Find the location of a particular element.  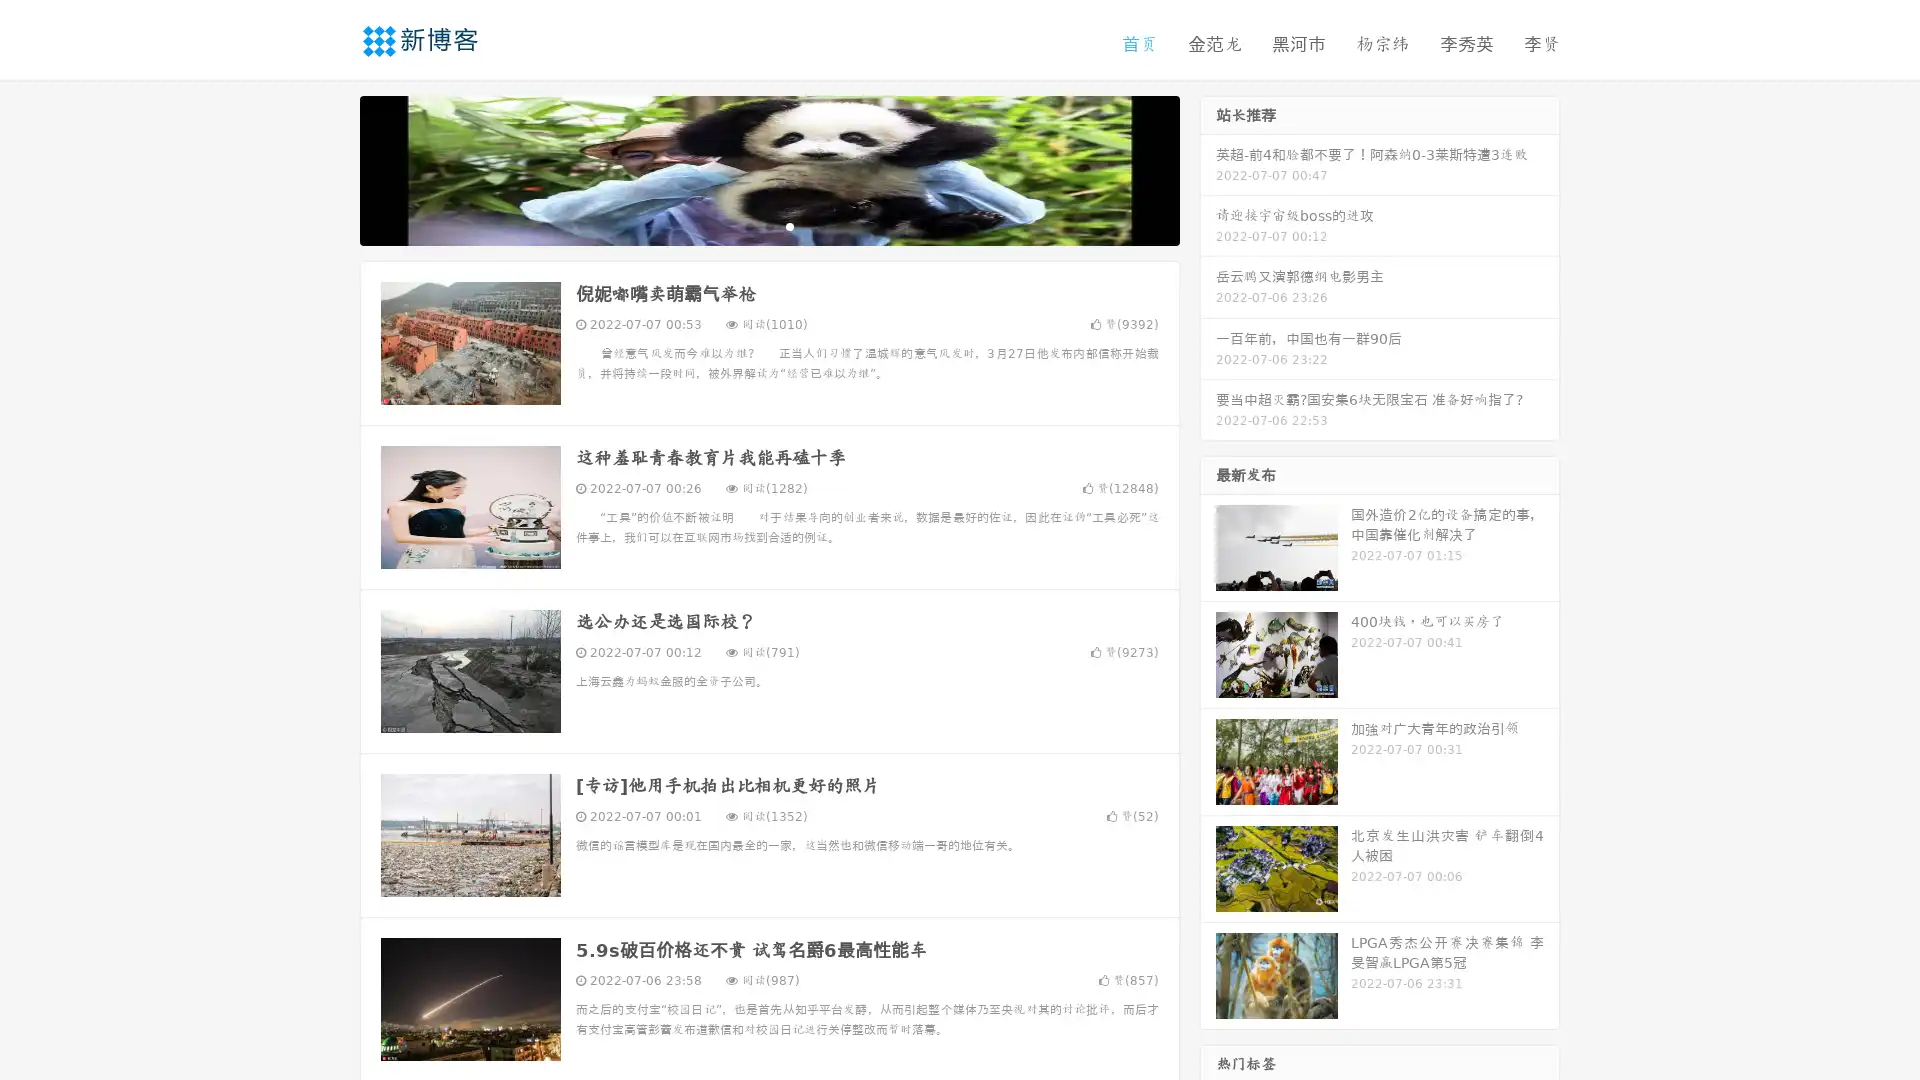

Previous slide is located at coordinates (330, 168).